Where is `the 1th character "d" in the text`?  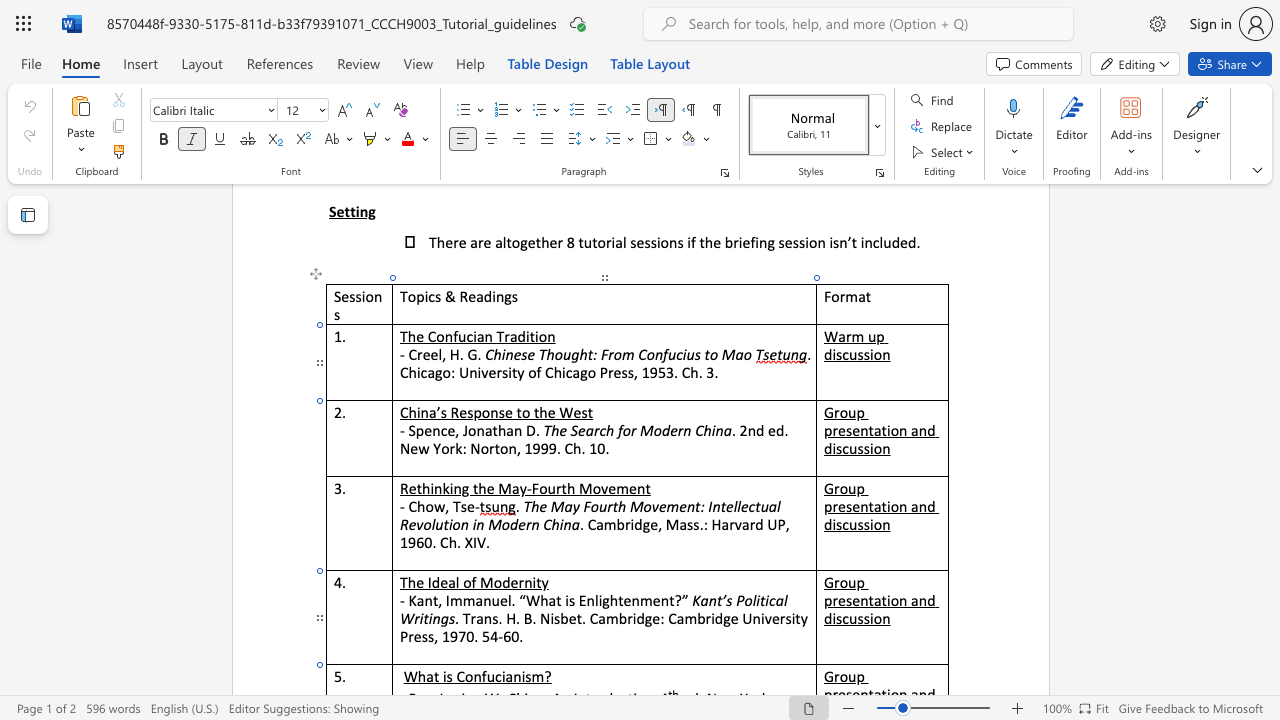
the 1th character "d" in the text is located at coordinates (930, 429).